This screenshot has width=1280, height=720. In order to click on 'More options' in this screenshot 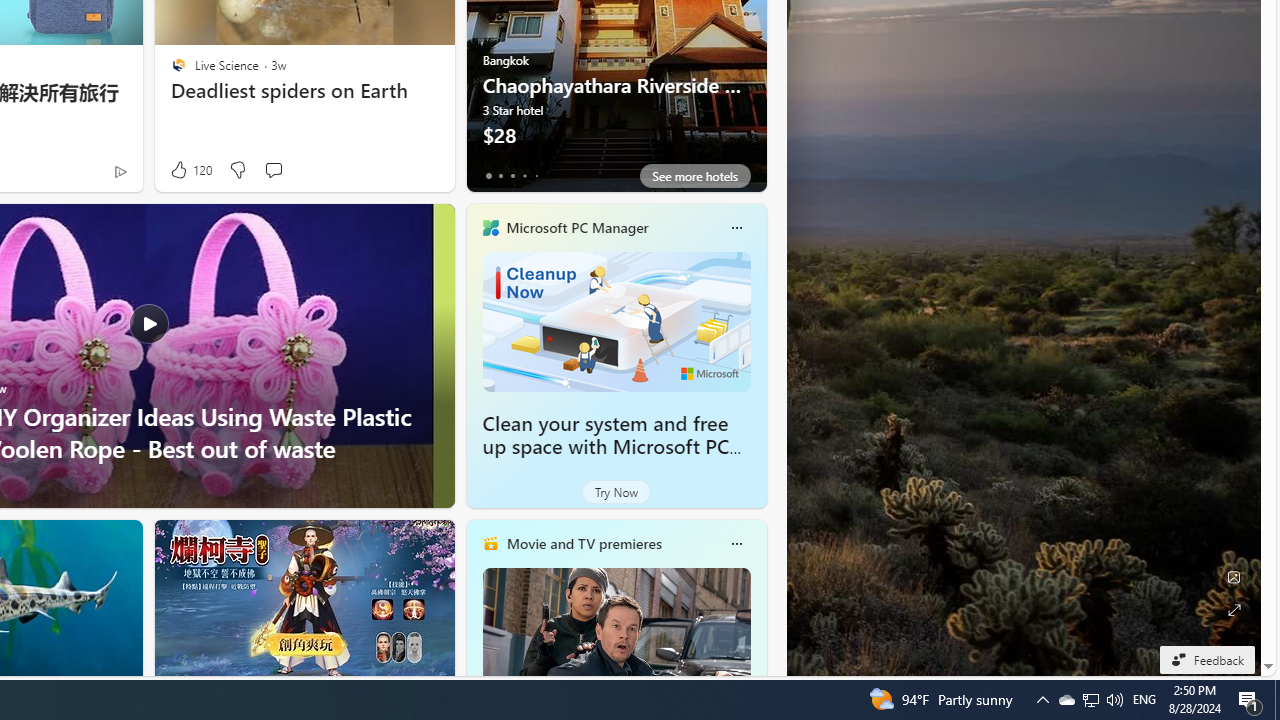, I will do `click(735, 543)`.